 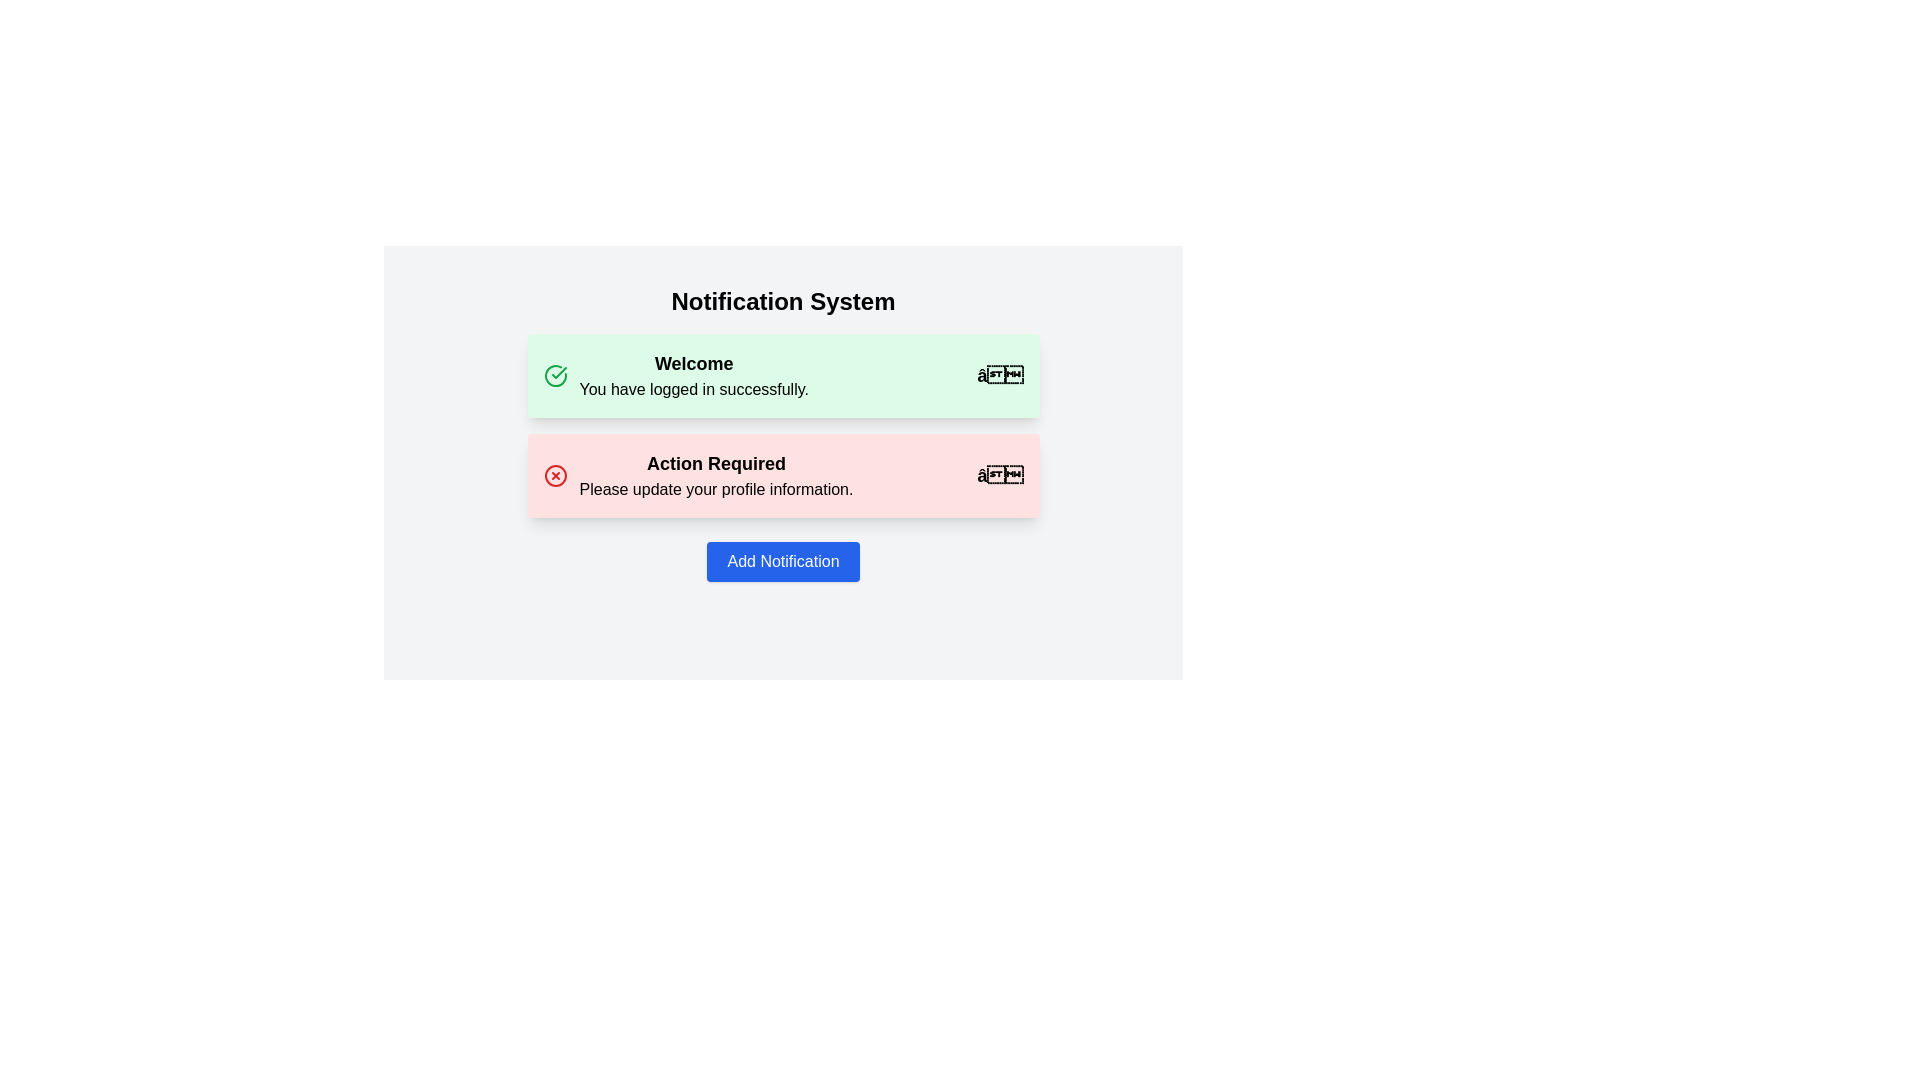 I want to click on the dismiss button located at the top-right corner of the second notification box with a red background that indicates an 'Action Required' message, so click(x=999, y=475).